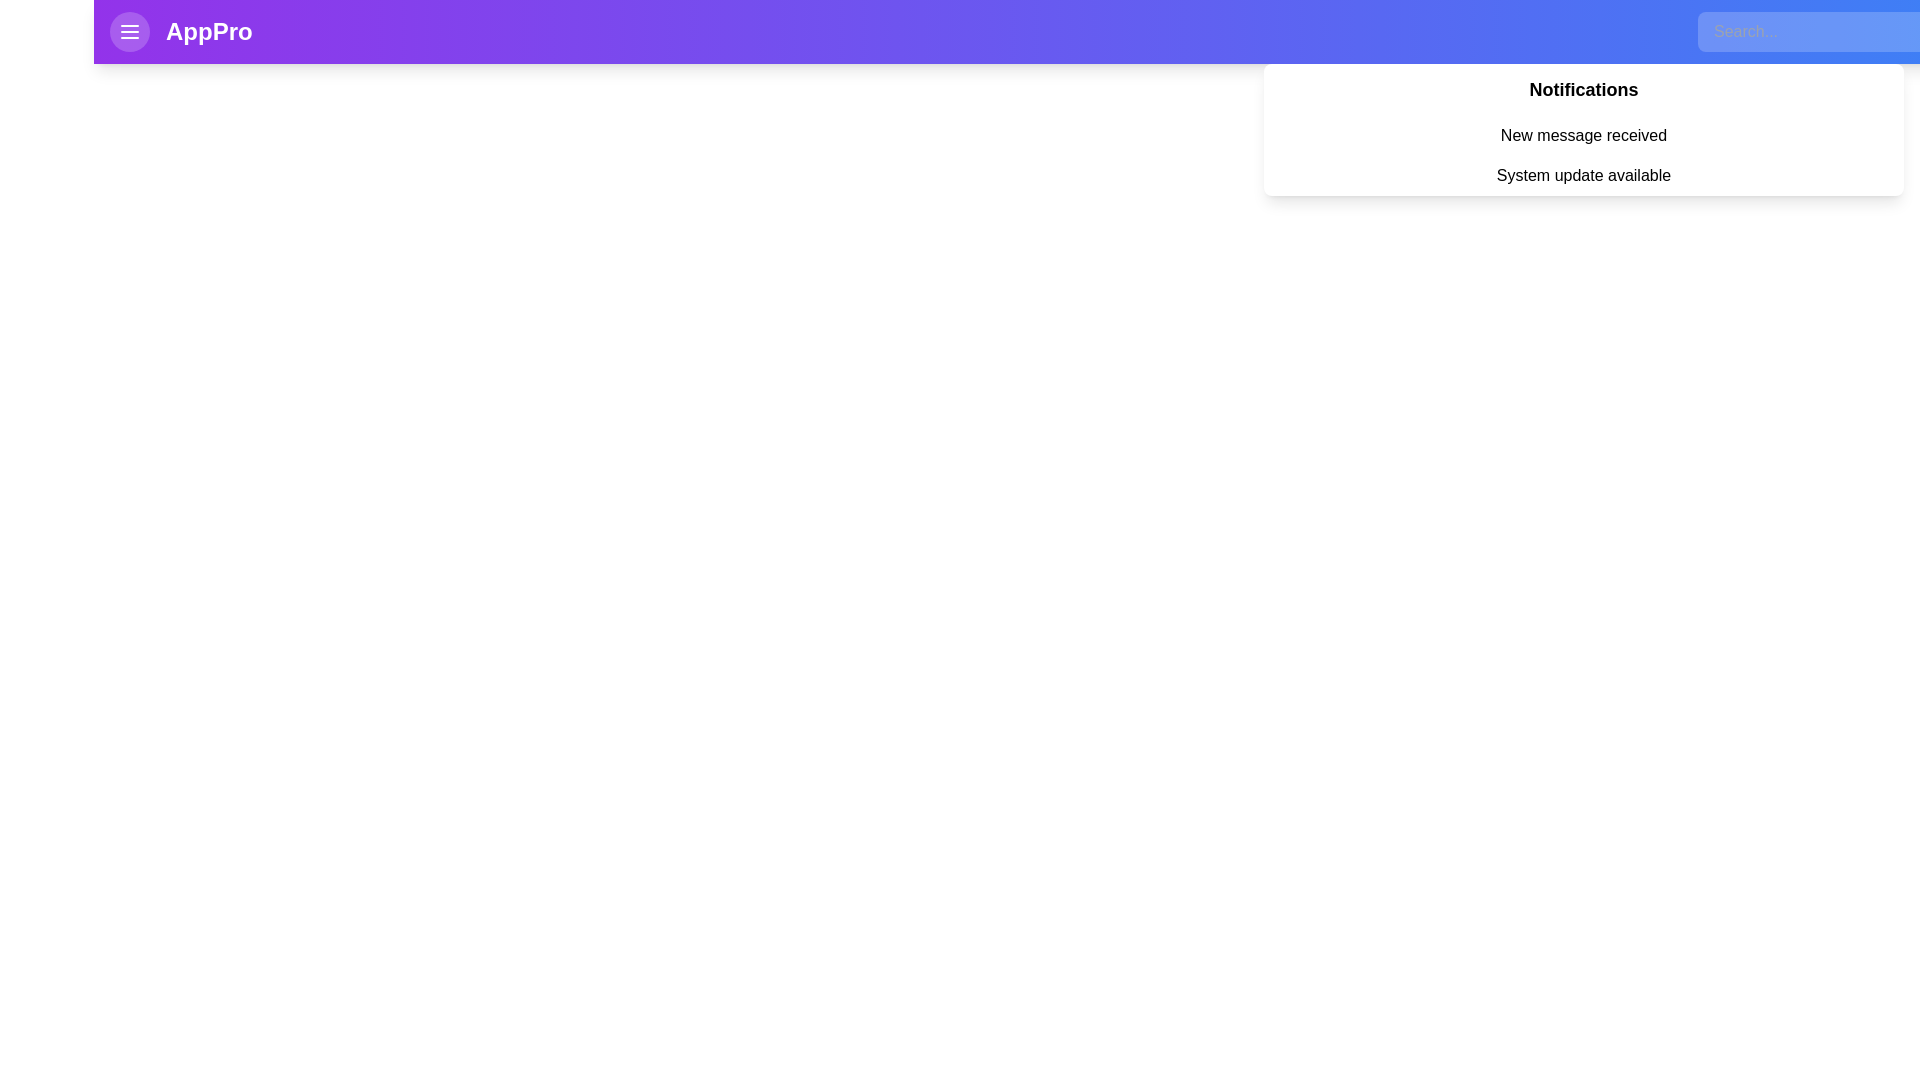 The height and width of the screenshot is (1080, 1920). I want to click on individual notifications within the Notification Card located at the top-right corner of the interface, which has a white background and contains the title 'Notifications' with two messages: 'New message received' and 'System update available', so click(1583, 130).